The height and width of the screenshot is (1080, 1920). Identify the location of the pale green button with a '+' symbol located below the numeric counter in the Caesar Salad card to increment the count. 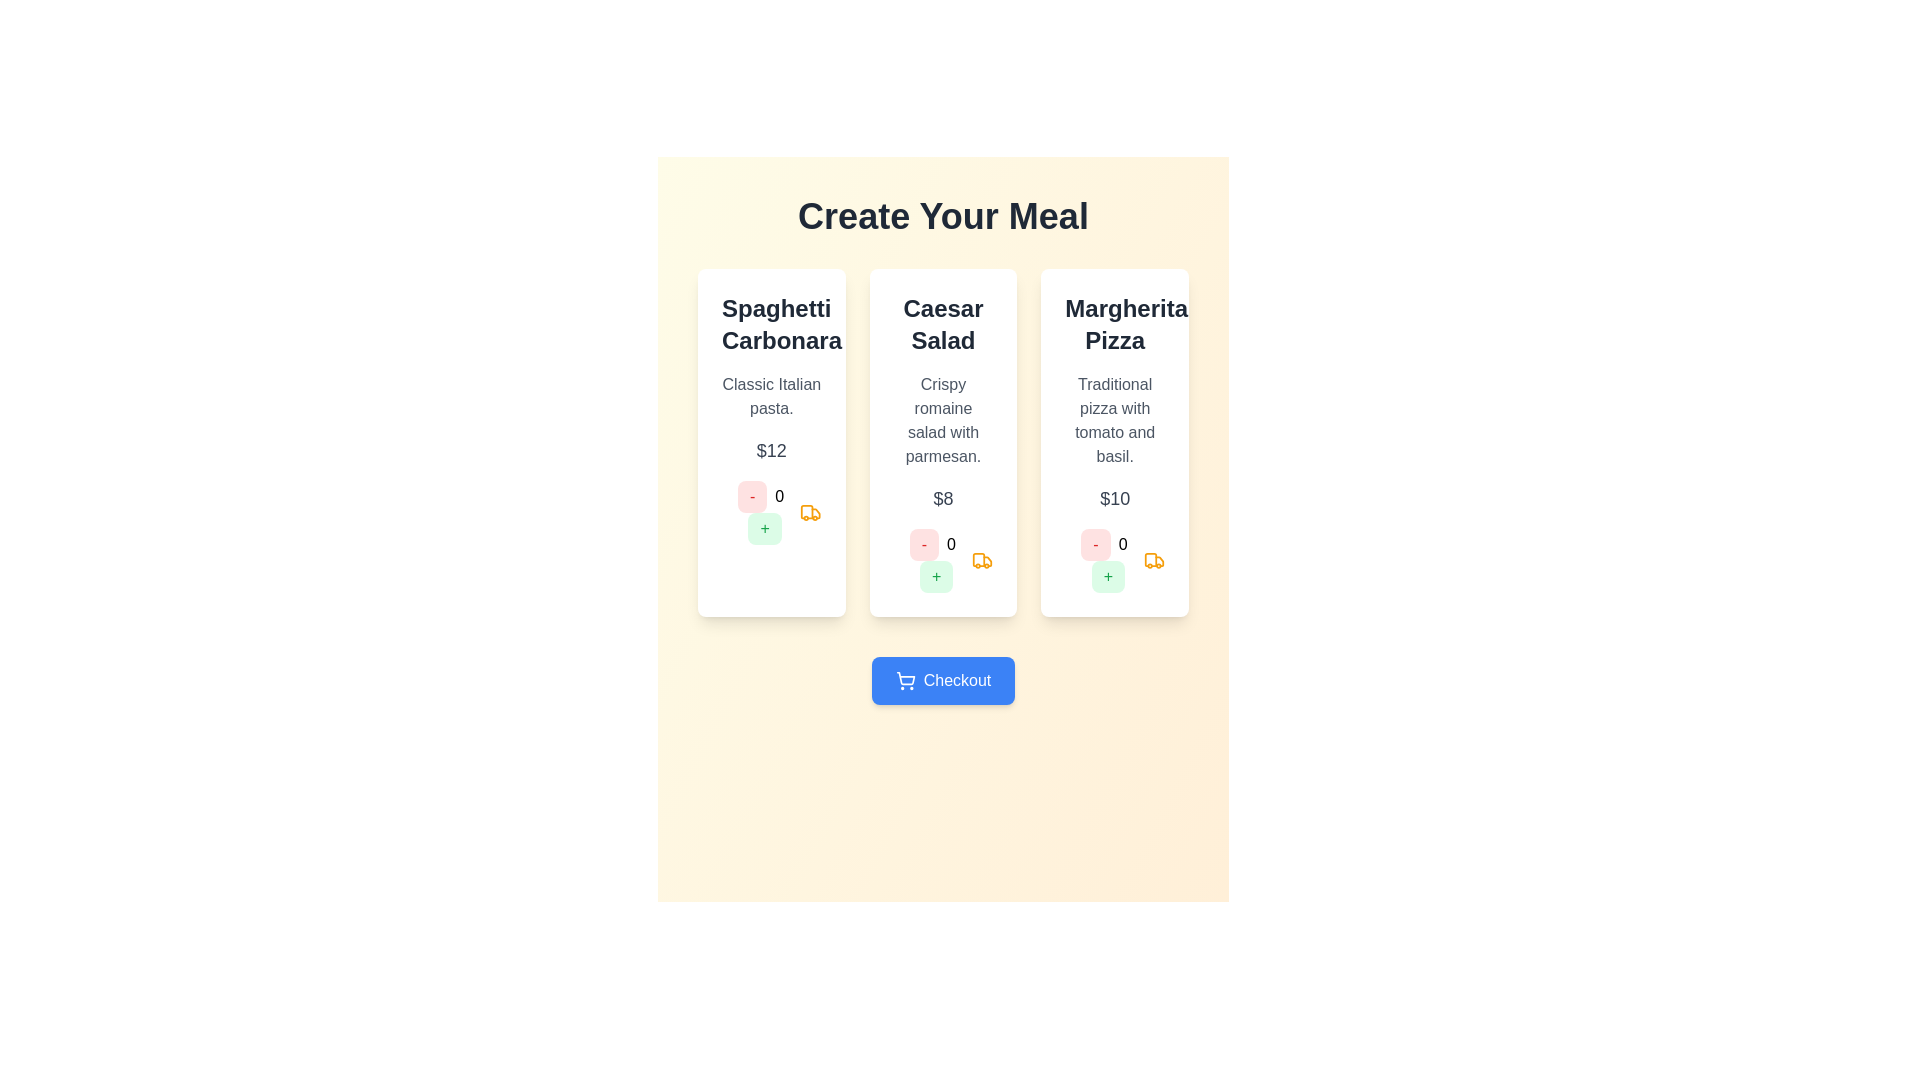
(935, 577).